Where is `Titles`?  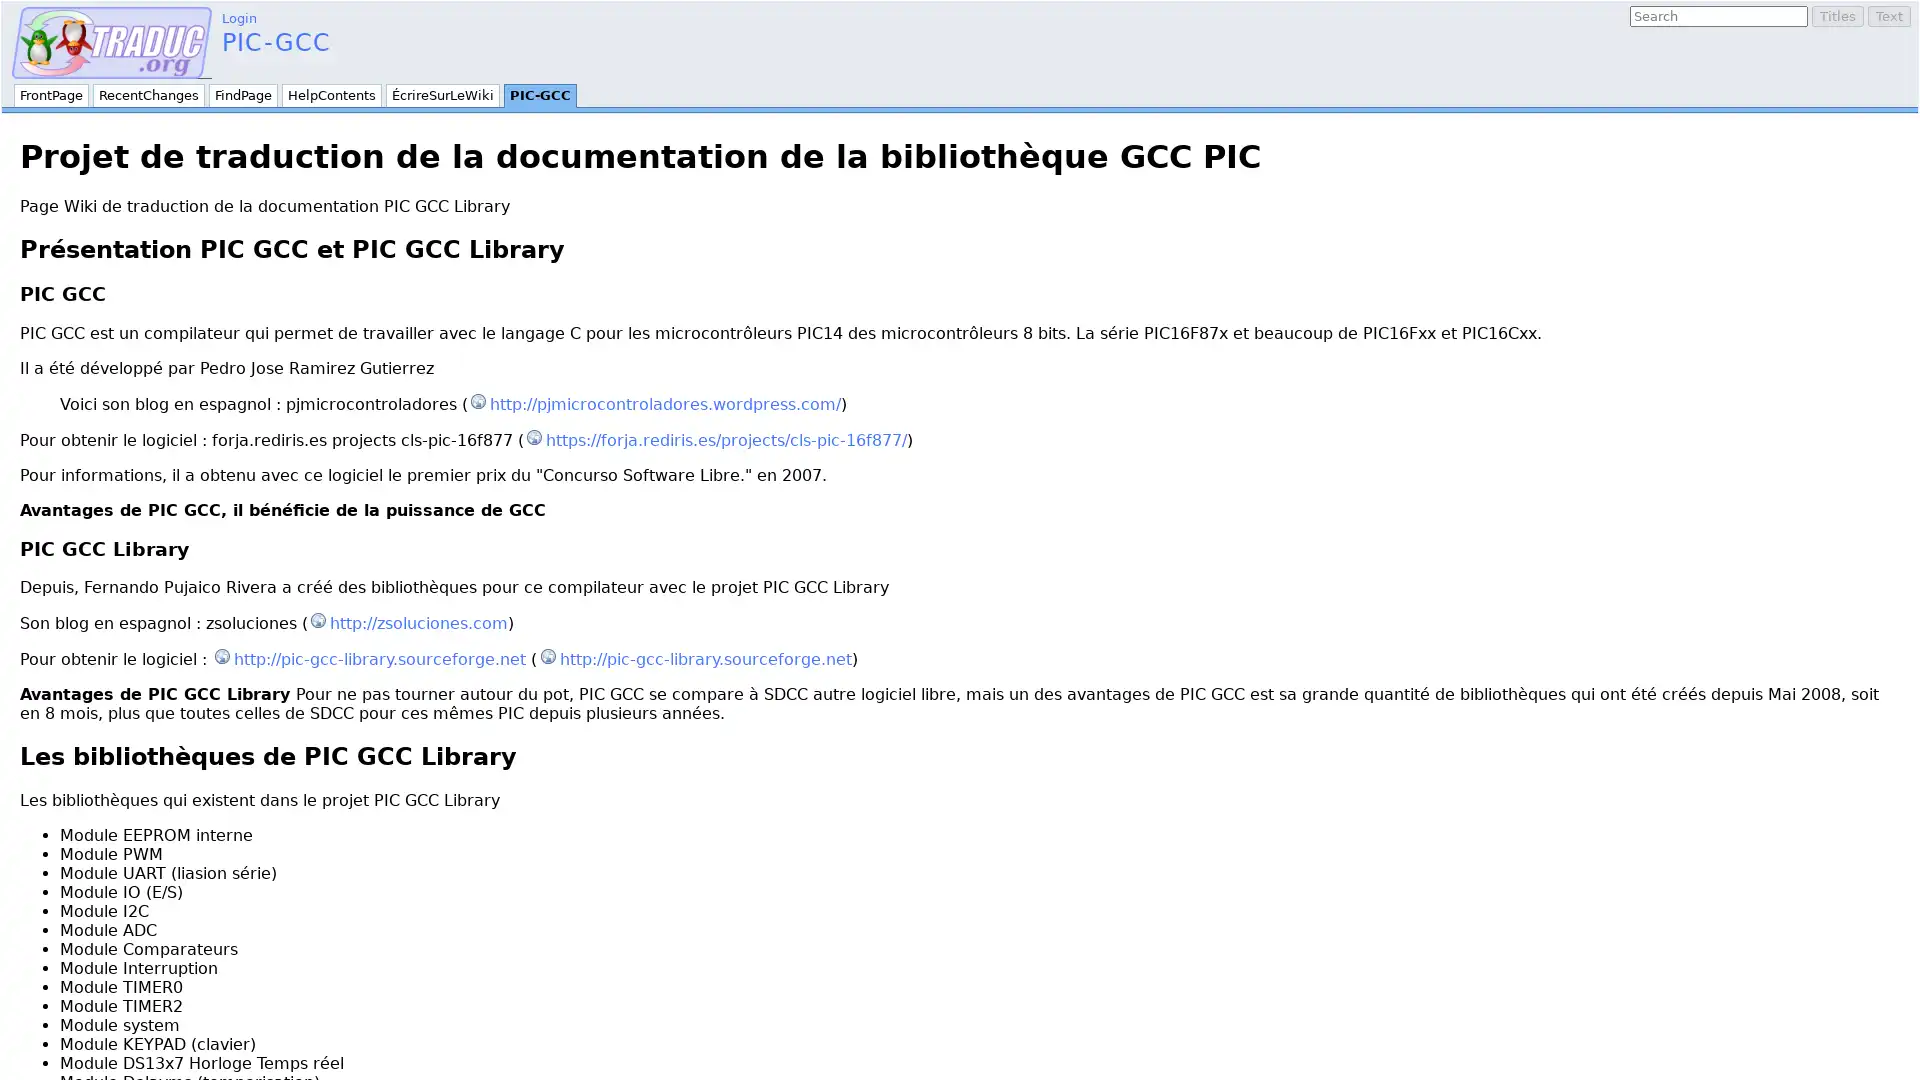
Titles is located at coordinates (1838, 16).